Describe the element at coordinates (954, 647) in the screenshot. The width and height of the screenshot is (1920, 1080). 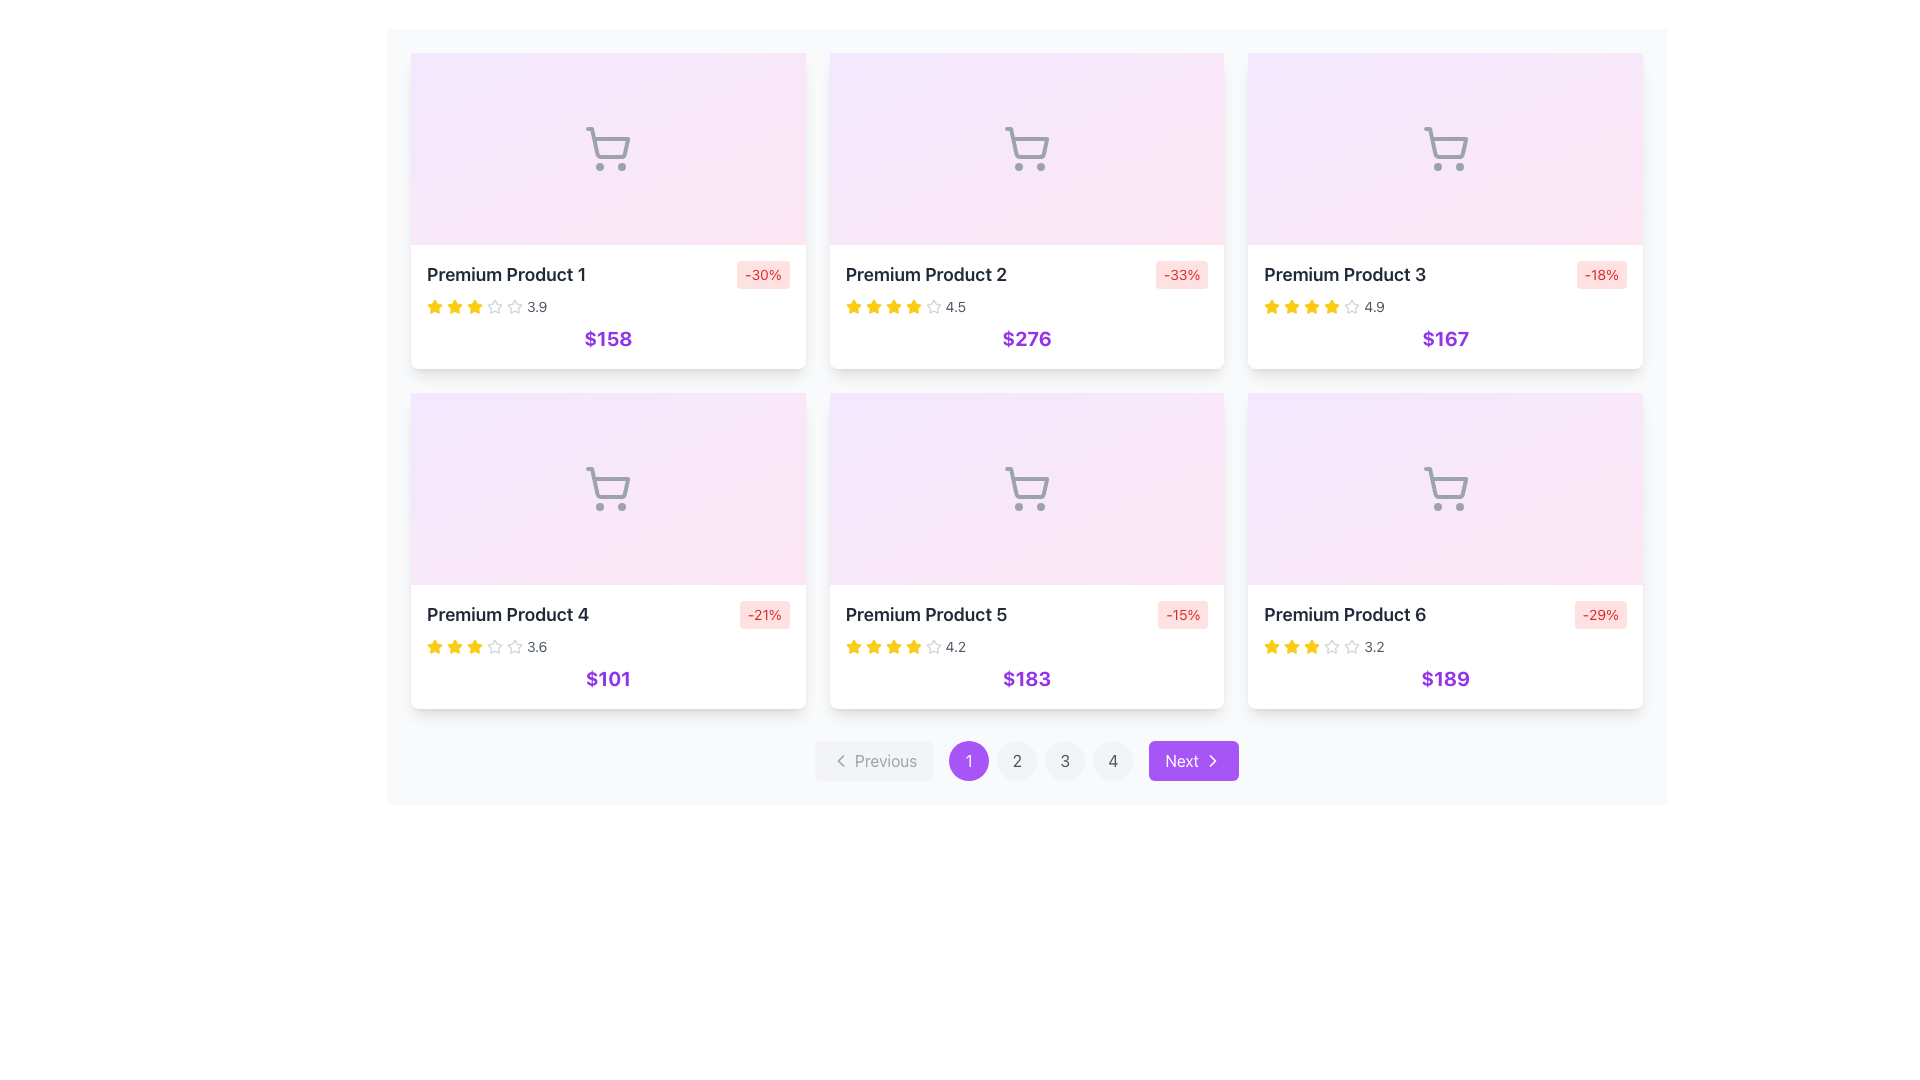
I see `the static text displaying '4.2' which is styled in a smaller sans-serif font and colored in muted gray, located to the right of the star rating icons under 'Premium Product 5'` at that location.